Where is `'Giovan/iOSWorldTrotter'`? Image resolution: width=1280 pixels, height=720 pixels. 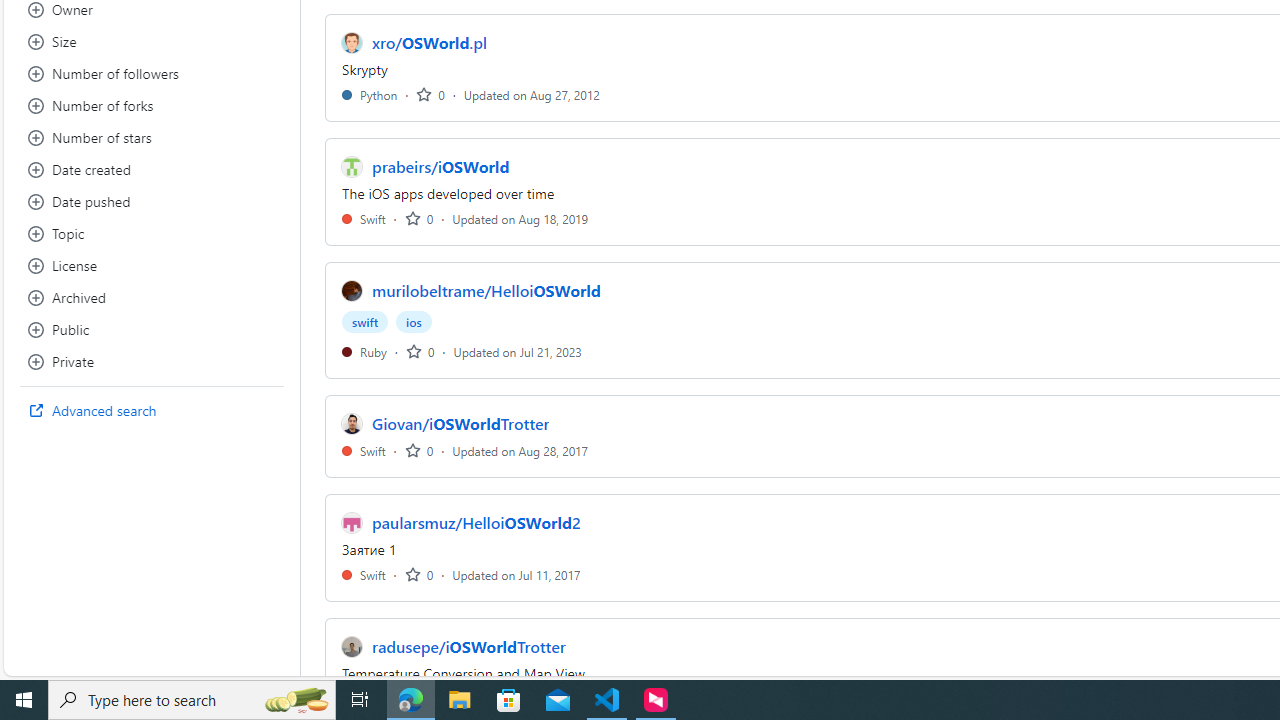
'Giovan/iOSWorldTrotter' is located at coordinates (460, 423).